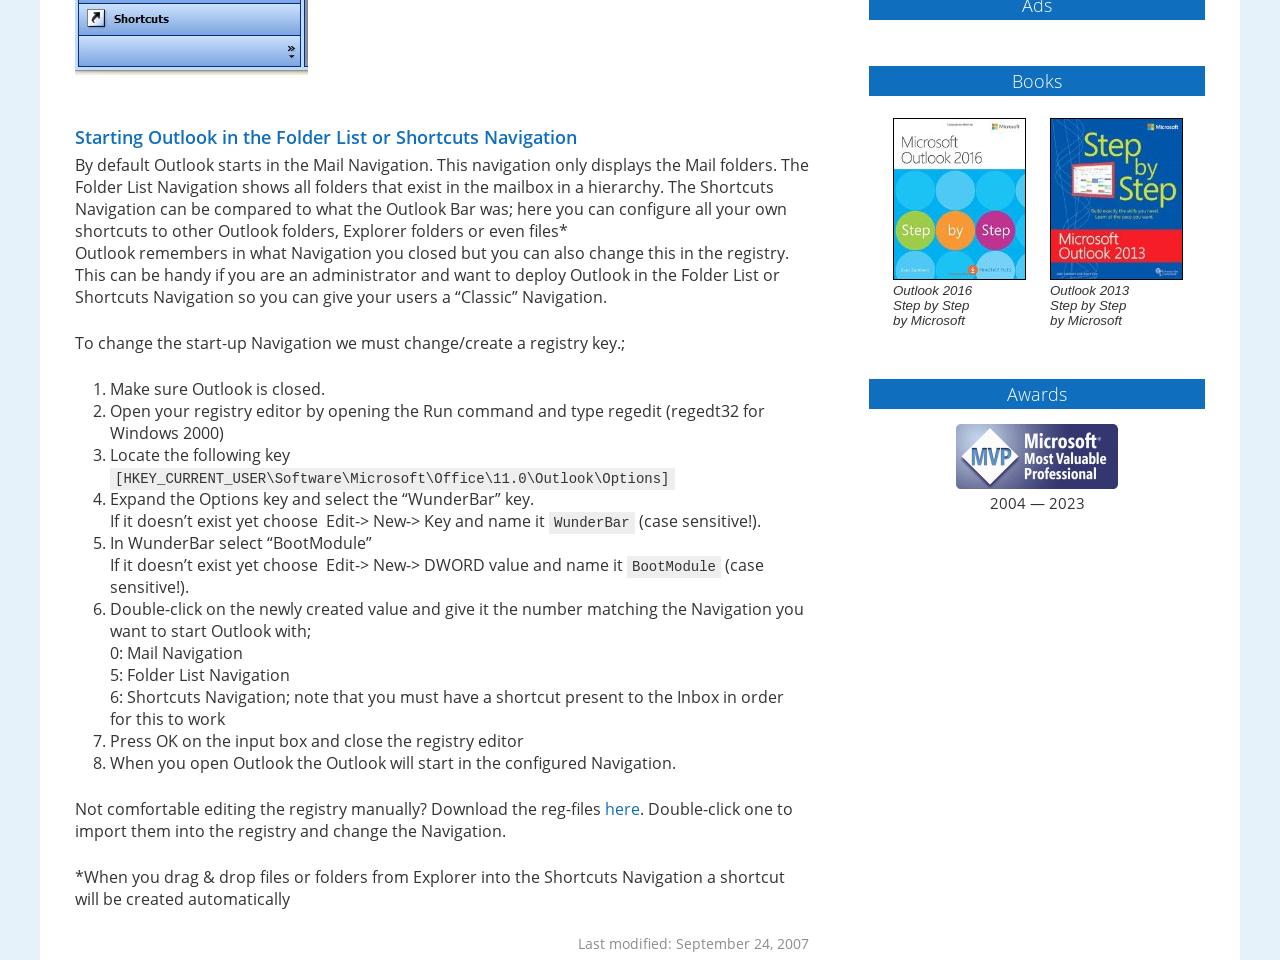  What do you see at coordinates (349, 343) in the screenshot?
I see `'To change the start-up Navigation we must change/create a registry key.;'` at bounding box center [349, 343].